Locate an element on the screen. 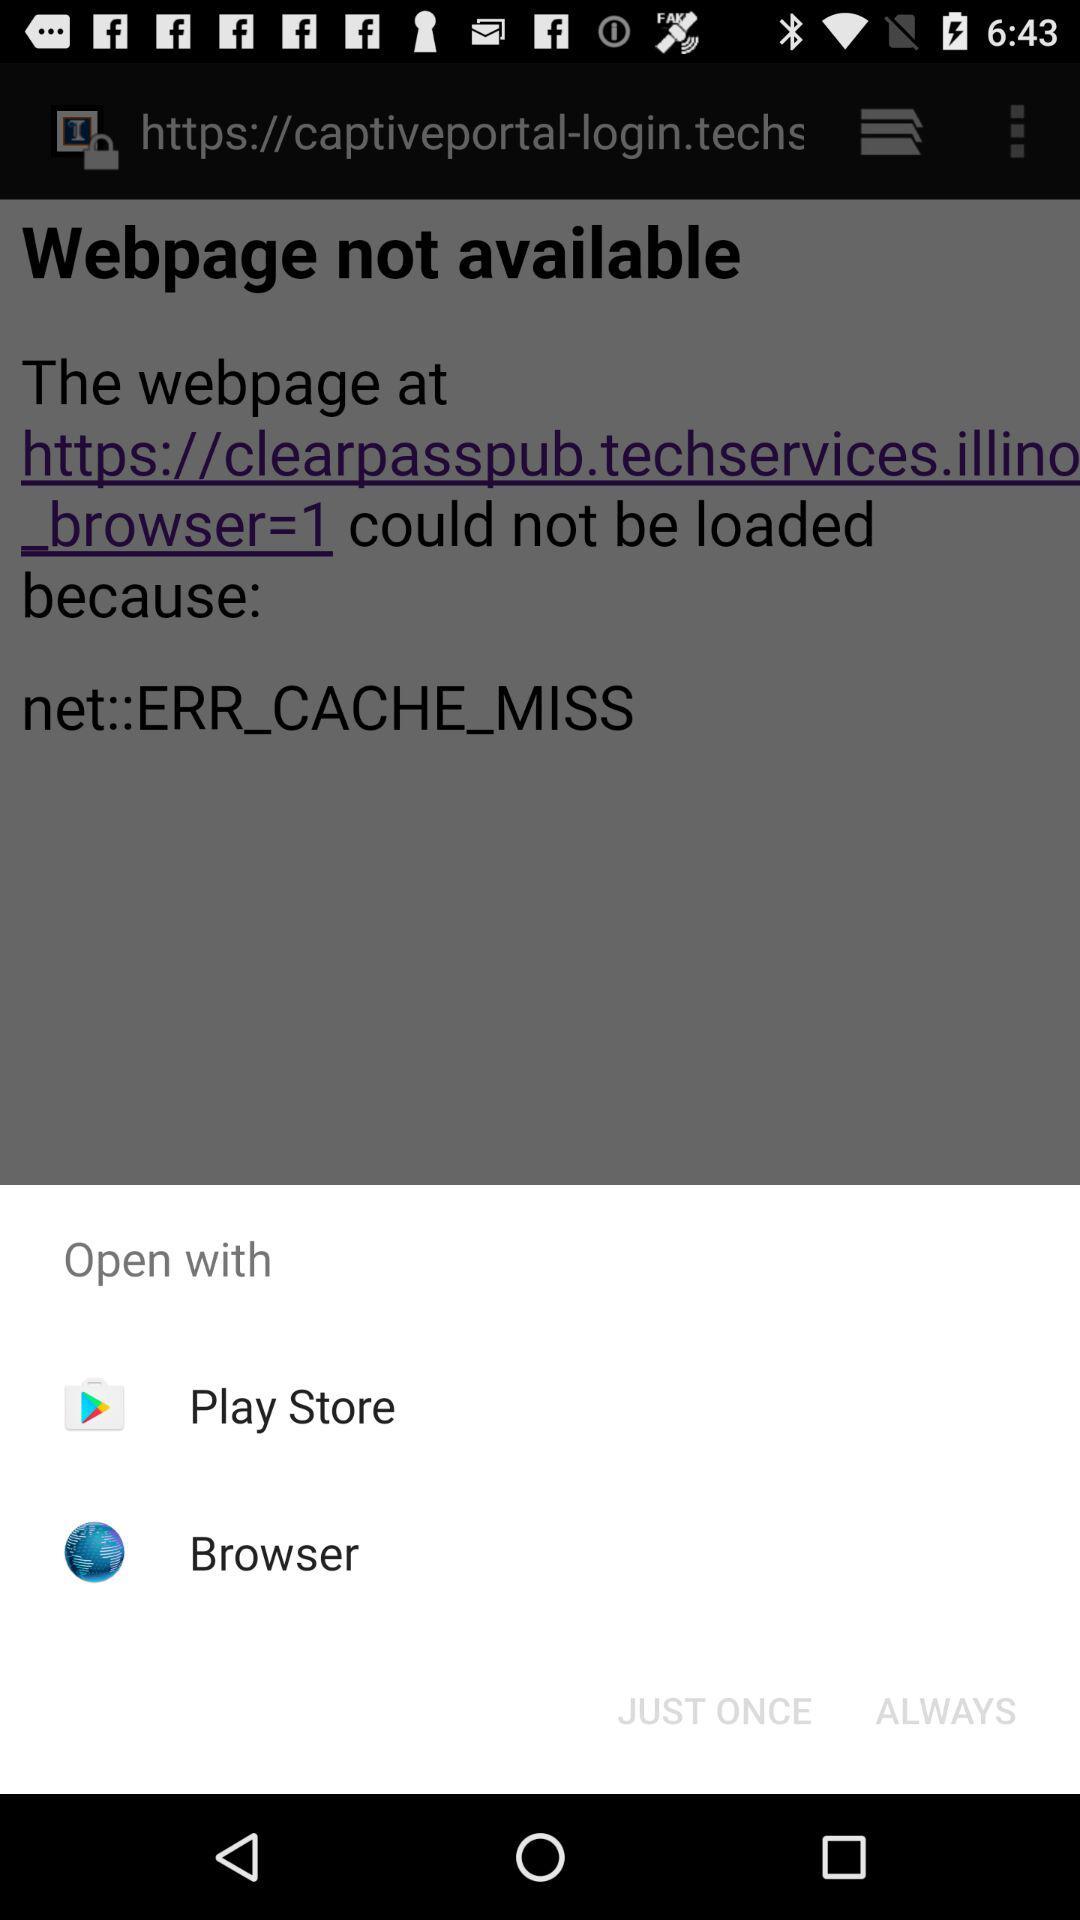 The image size is (1080, 1920). the play store item is located at coordinates (292, 1404).